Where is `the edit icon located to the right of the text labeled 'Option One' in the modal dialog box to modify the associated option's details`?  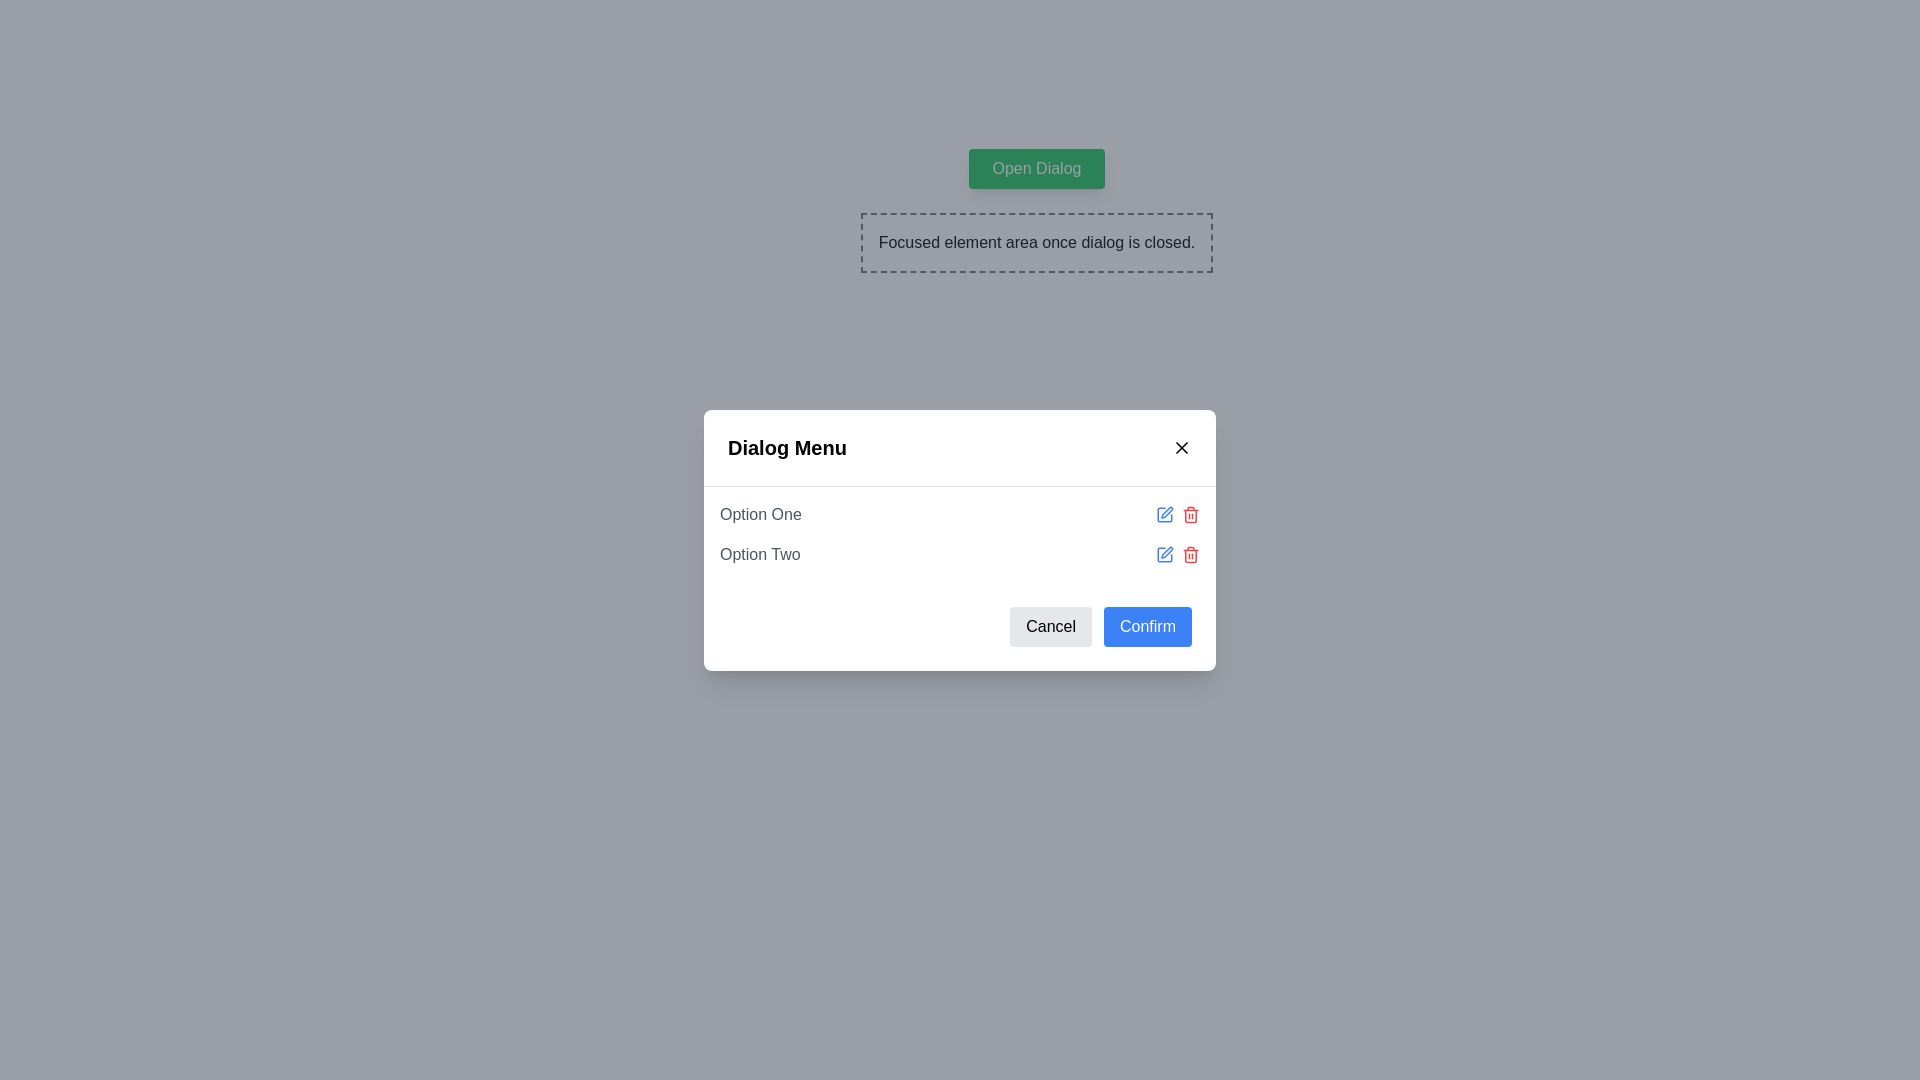
the edit icon located to the right of the text labeled 'Option One' in the modal dialog box to modify the associated option's details is located at coordinates (1167, 511).